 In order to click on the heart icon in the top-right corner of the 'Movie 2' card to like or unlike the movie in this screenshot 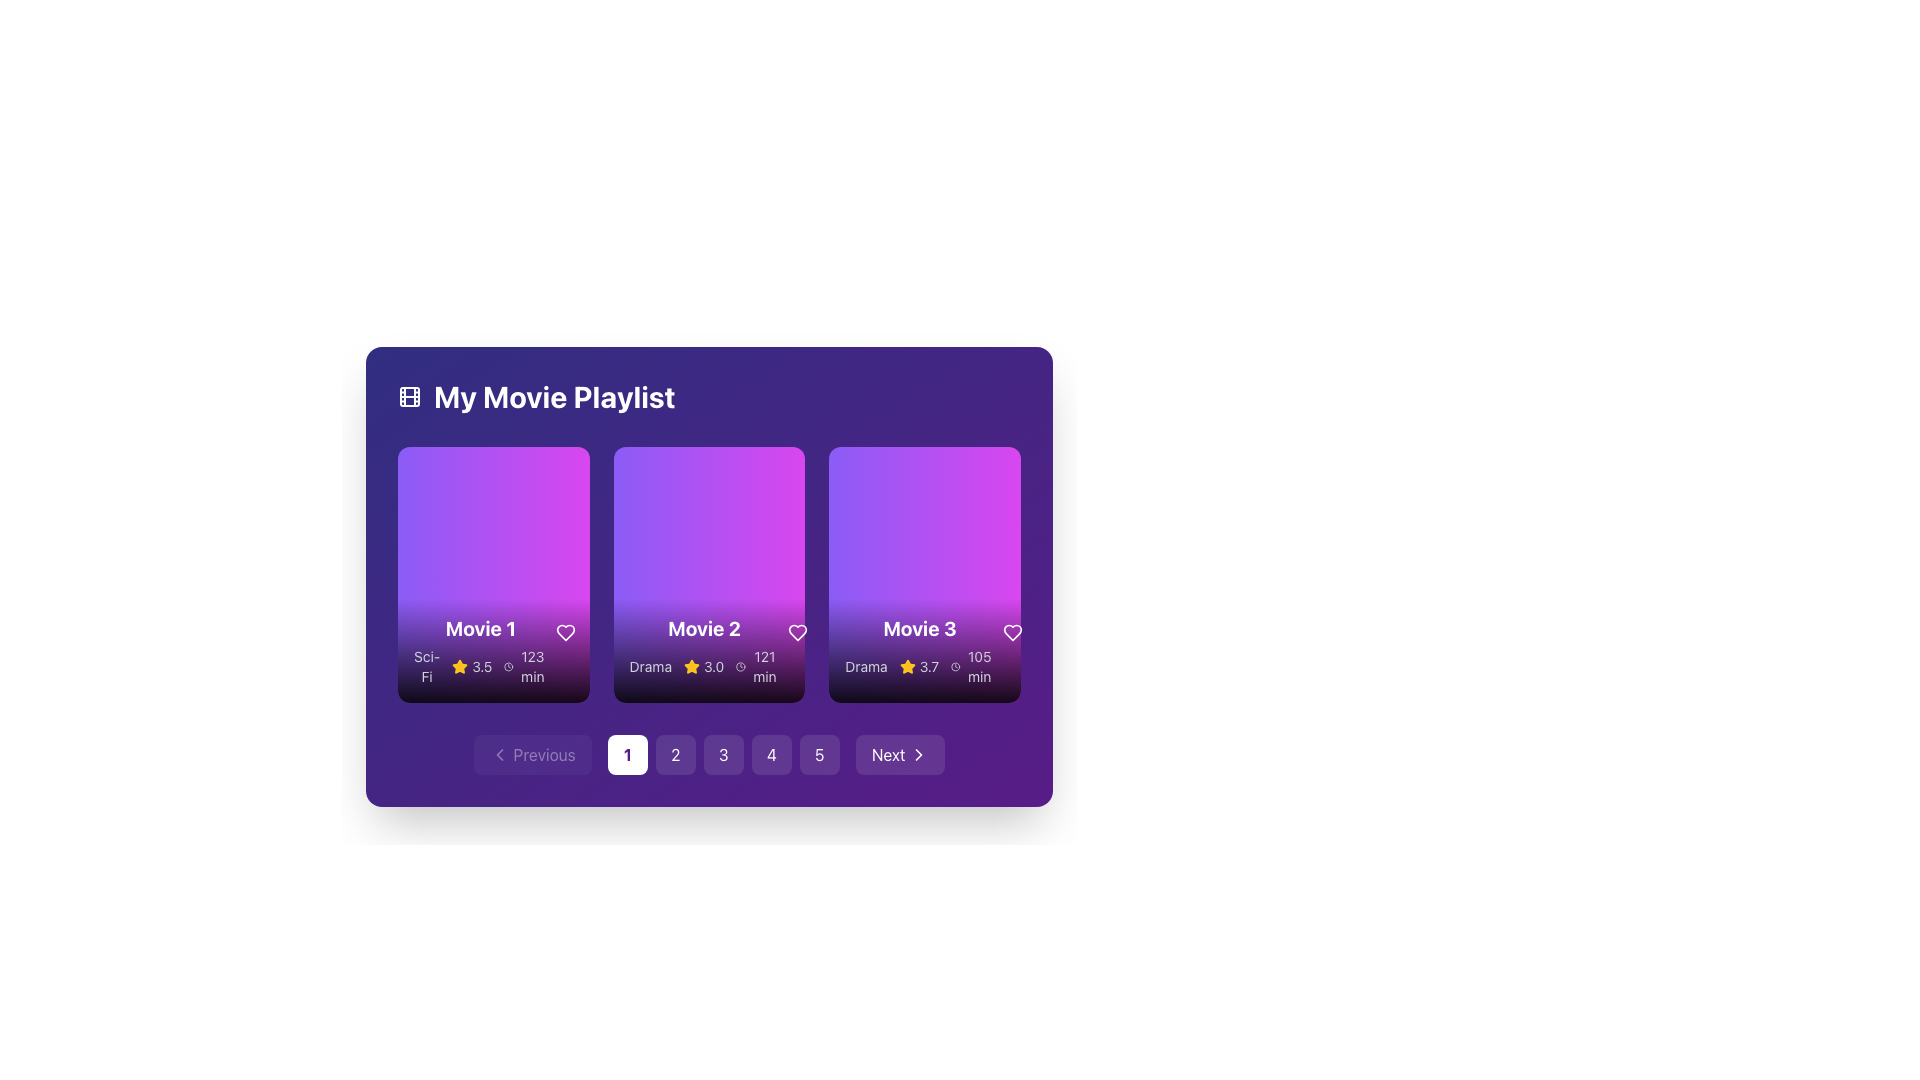, I will do `click(796, 632)`.